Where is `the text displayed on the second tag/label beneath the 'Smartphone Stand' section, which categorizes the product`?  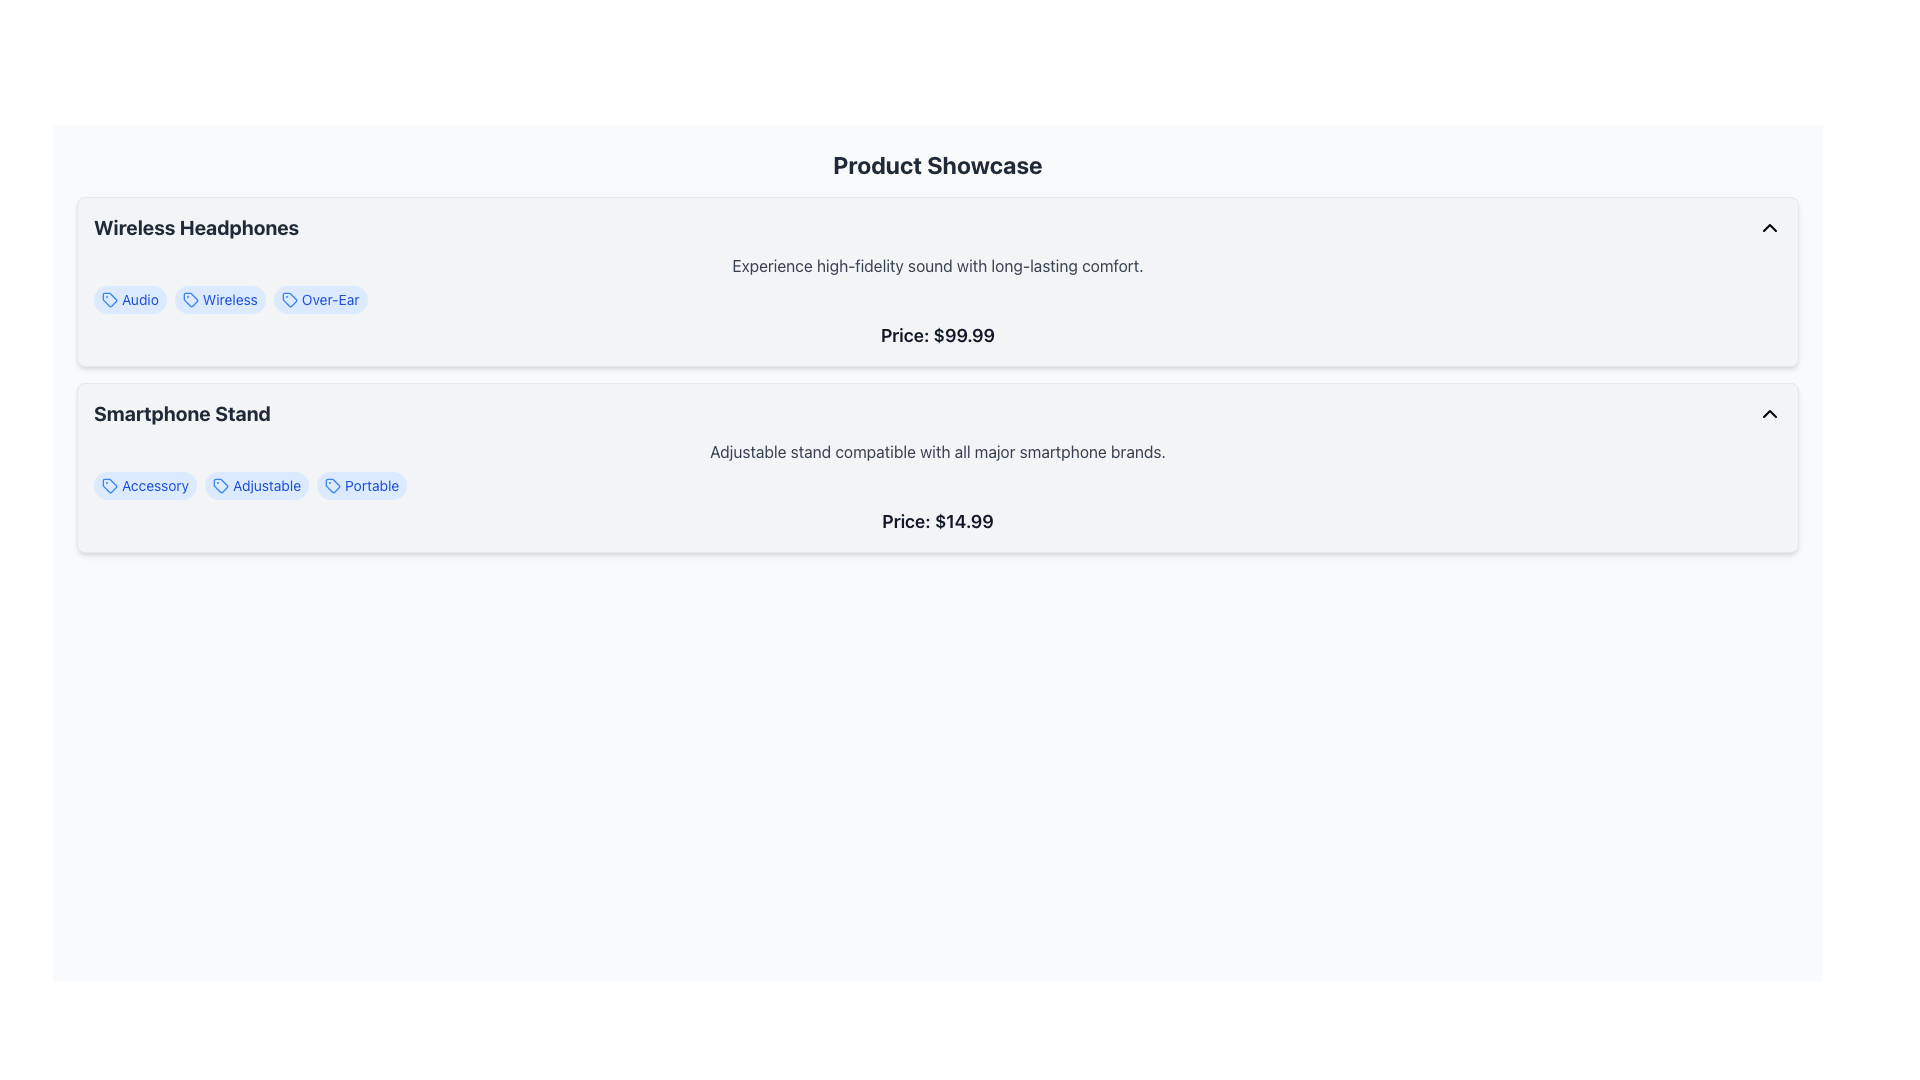
the text displayed on the second tag/label beneath the 'Smartphone Stand' section, which categorizes the product is located at coordinates (256, 486).